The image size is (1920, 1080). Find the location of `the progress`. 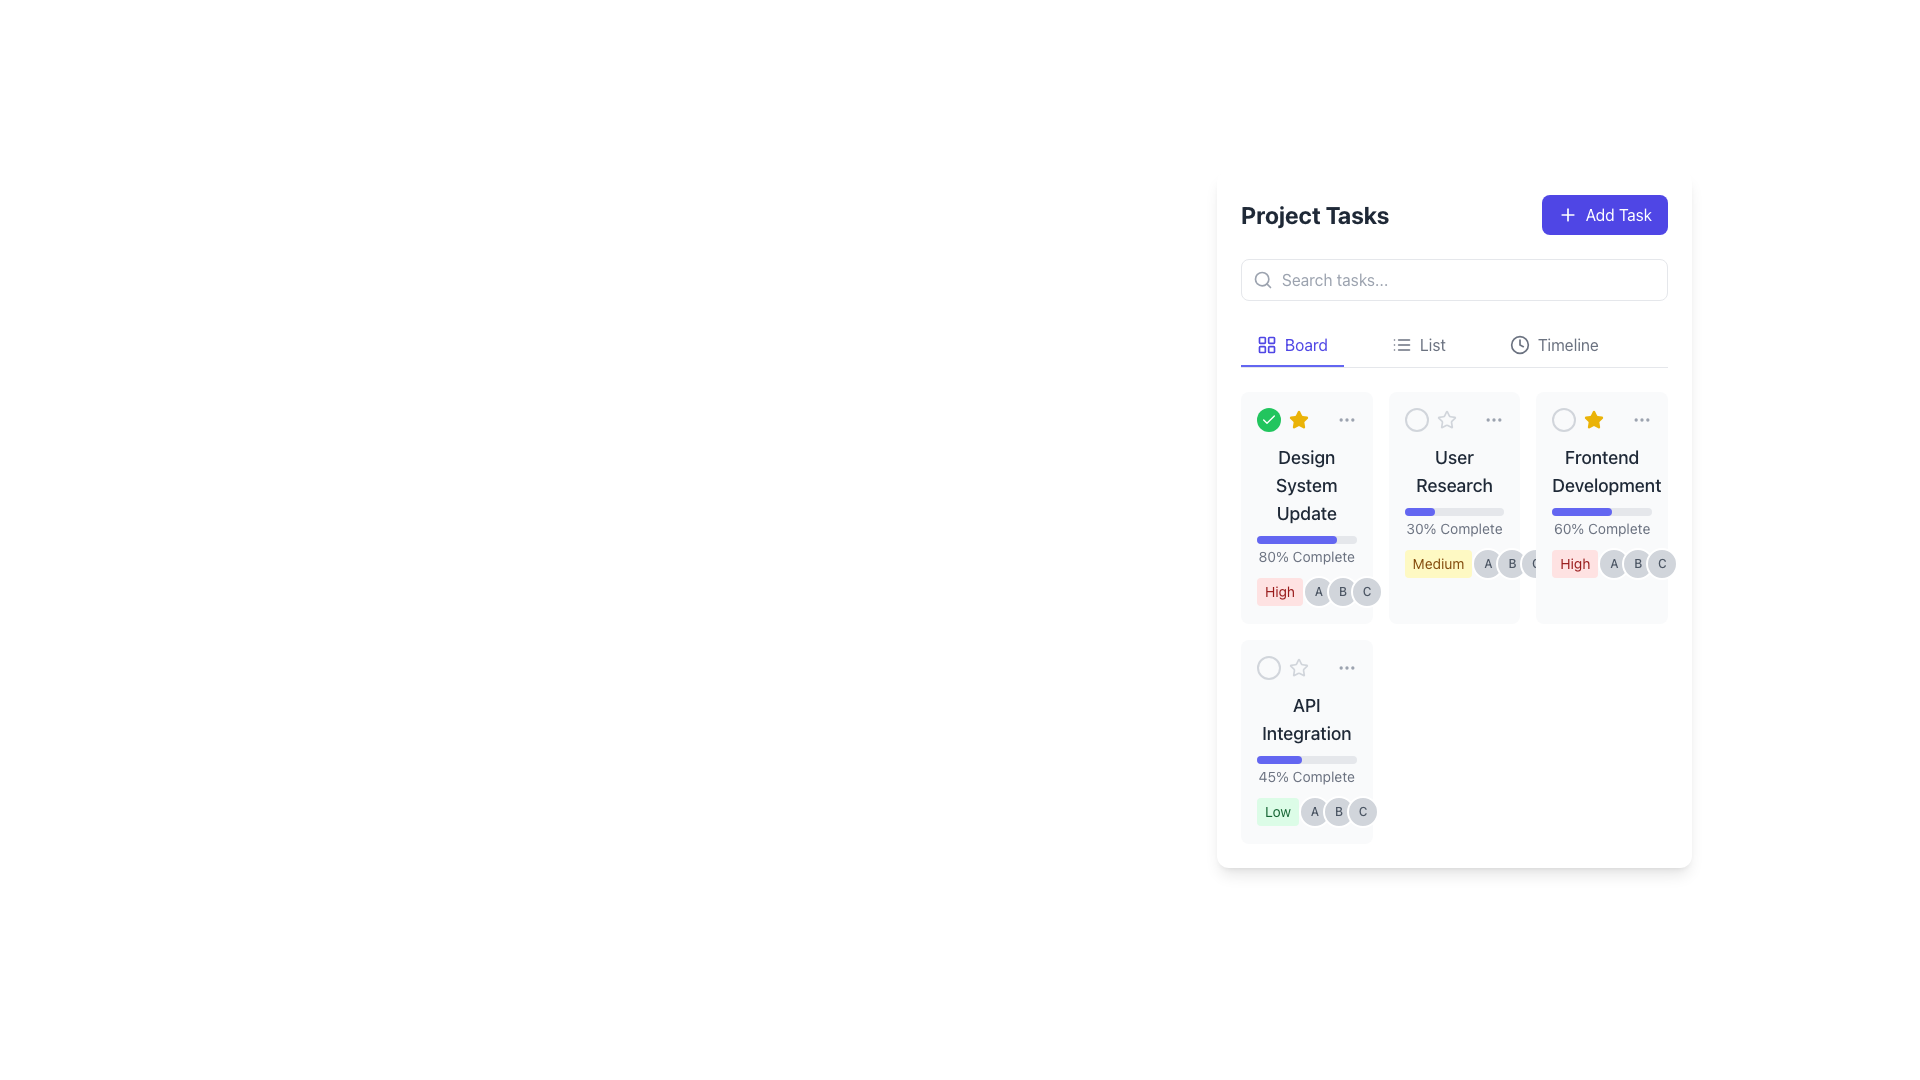

the progress is located at coordinates (1550, 511).